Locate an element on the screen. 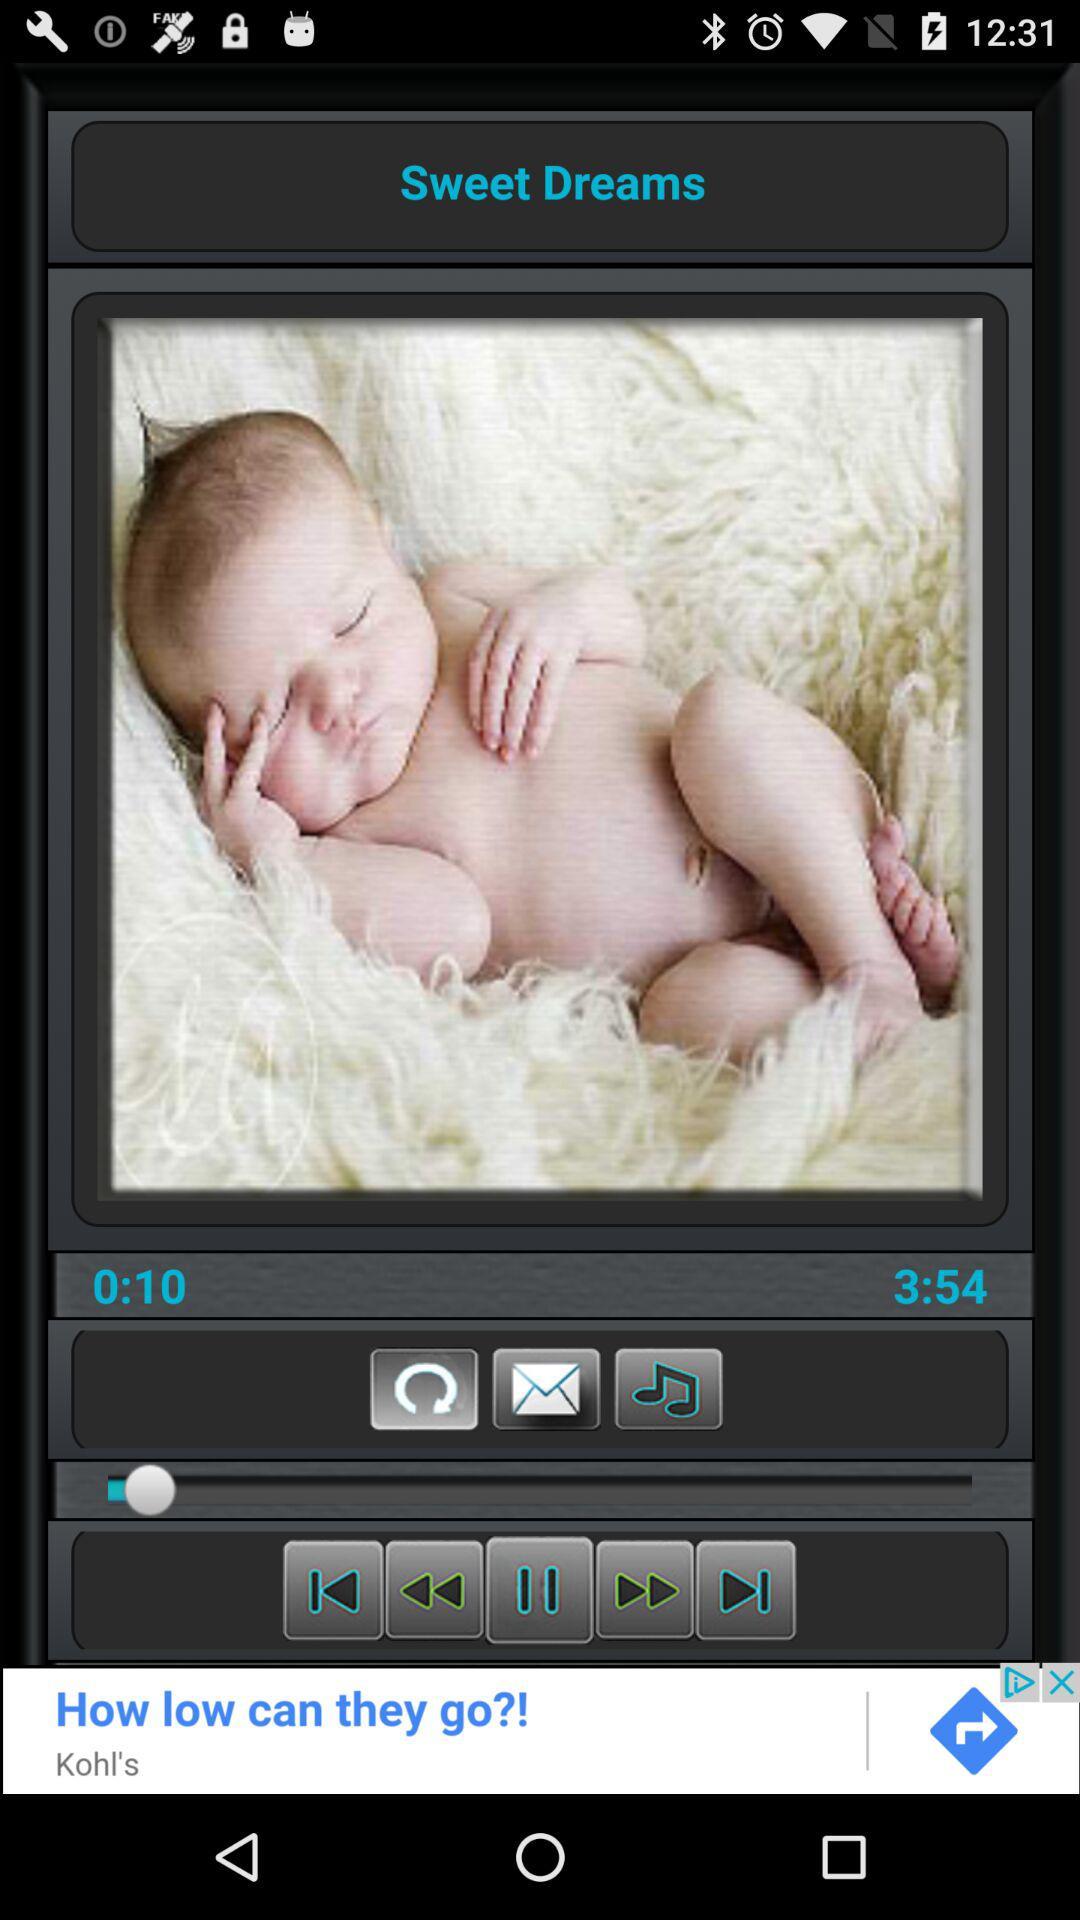 The height and width of the screenshot is (1920, 1080). next song button is located at coordinates (745, 1589).